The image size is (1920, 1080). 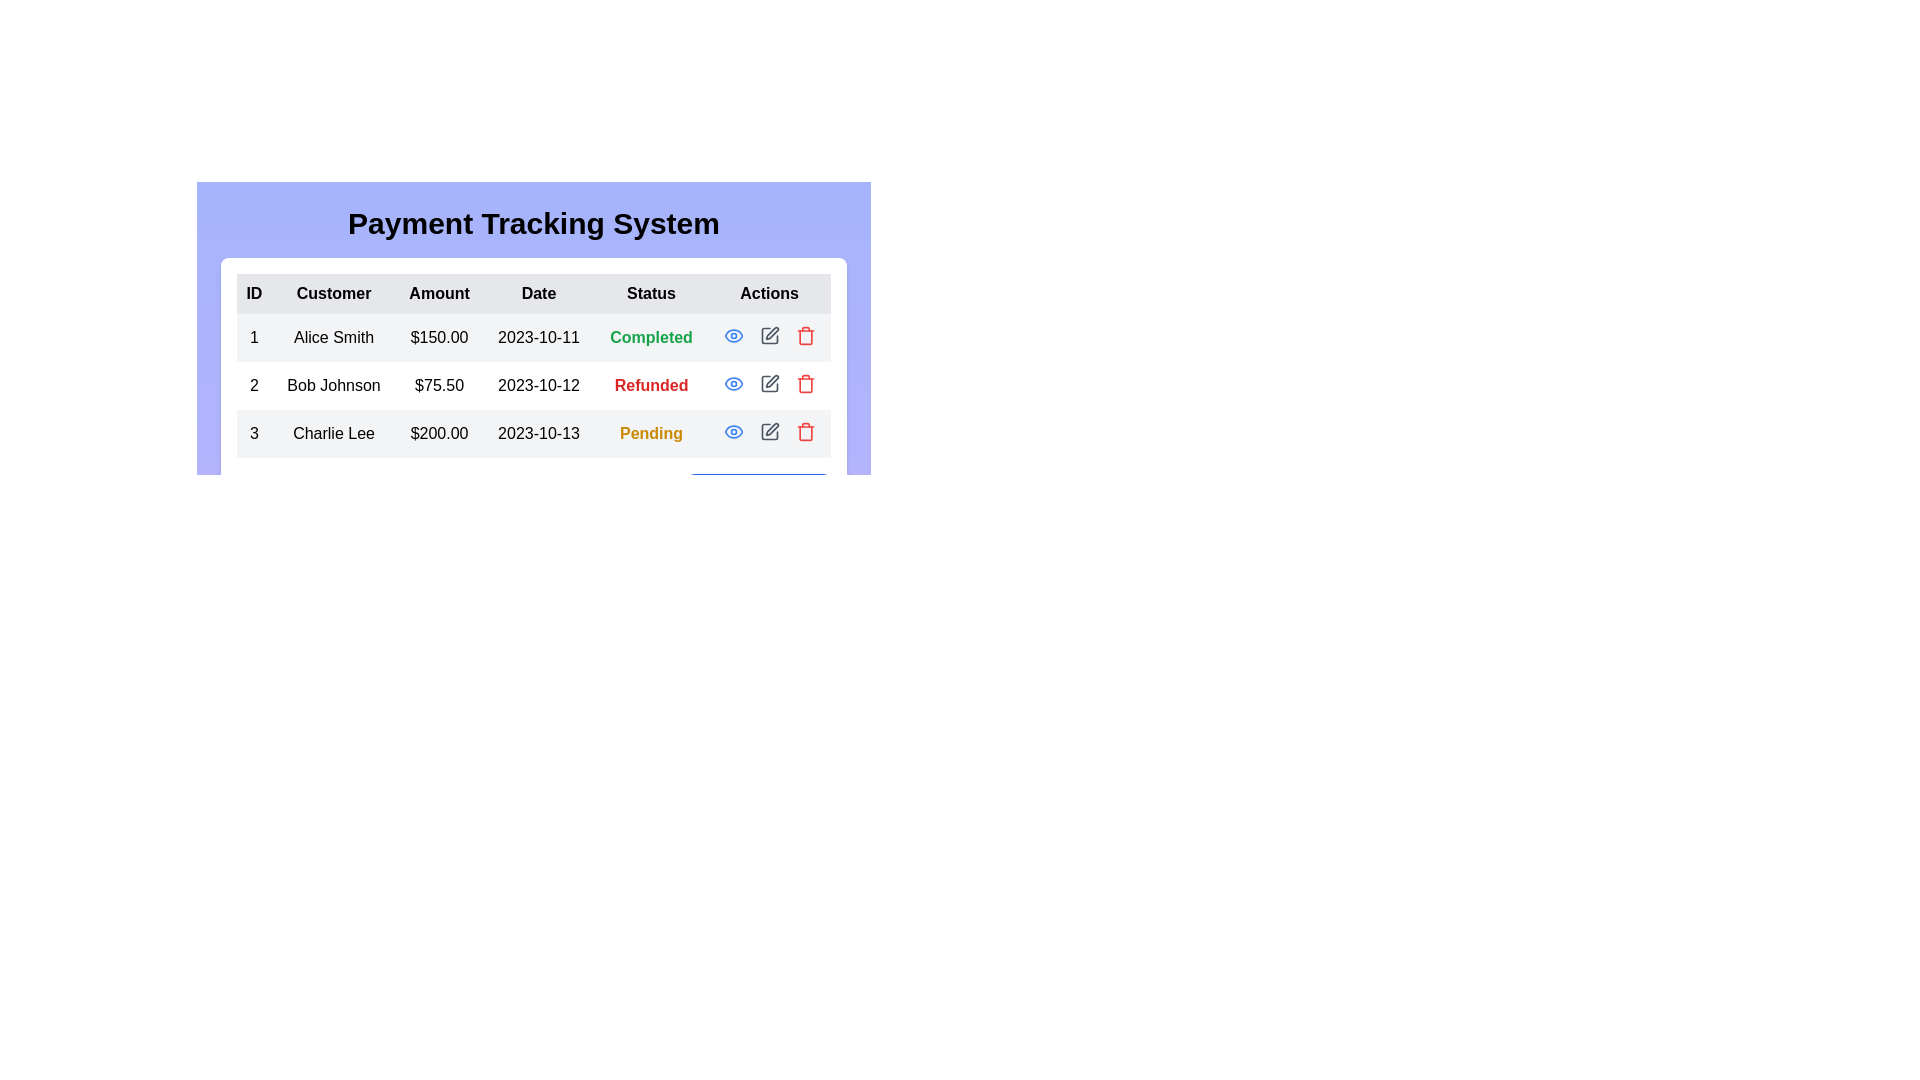 What do you see at coordinates (768, 334) in the screenshot?
I see `the edit icon associated with the entry for 'Bob Johnson' in the Actions column of the table` at bounding box center [768, 334].